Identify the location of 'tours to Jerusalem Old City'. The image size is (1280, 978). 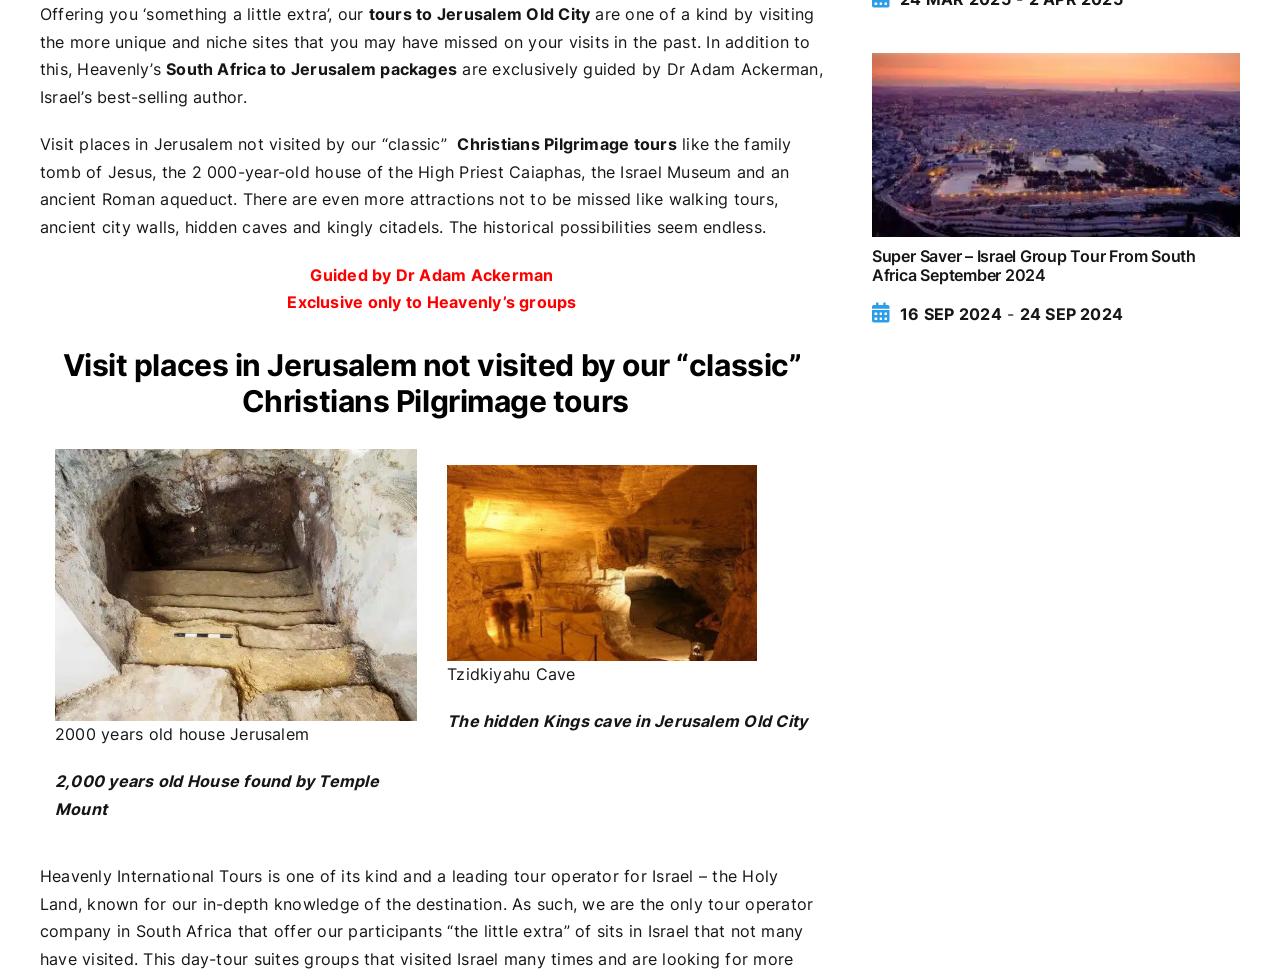
(477, 13).